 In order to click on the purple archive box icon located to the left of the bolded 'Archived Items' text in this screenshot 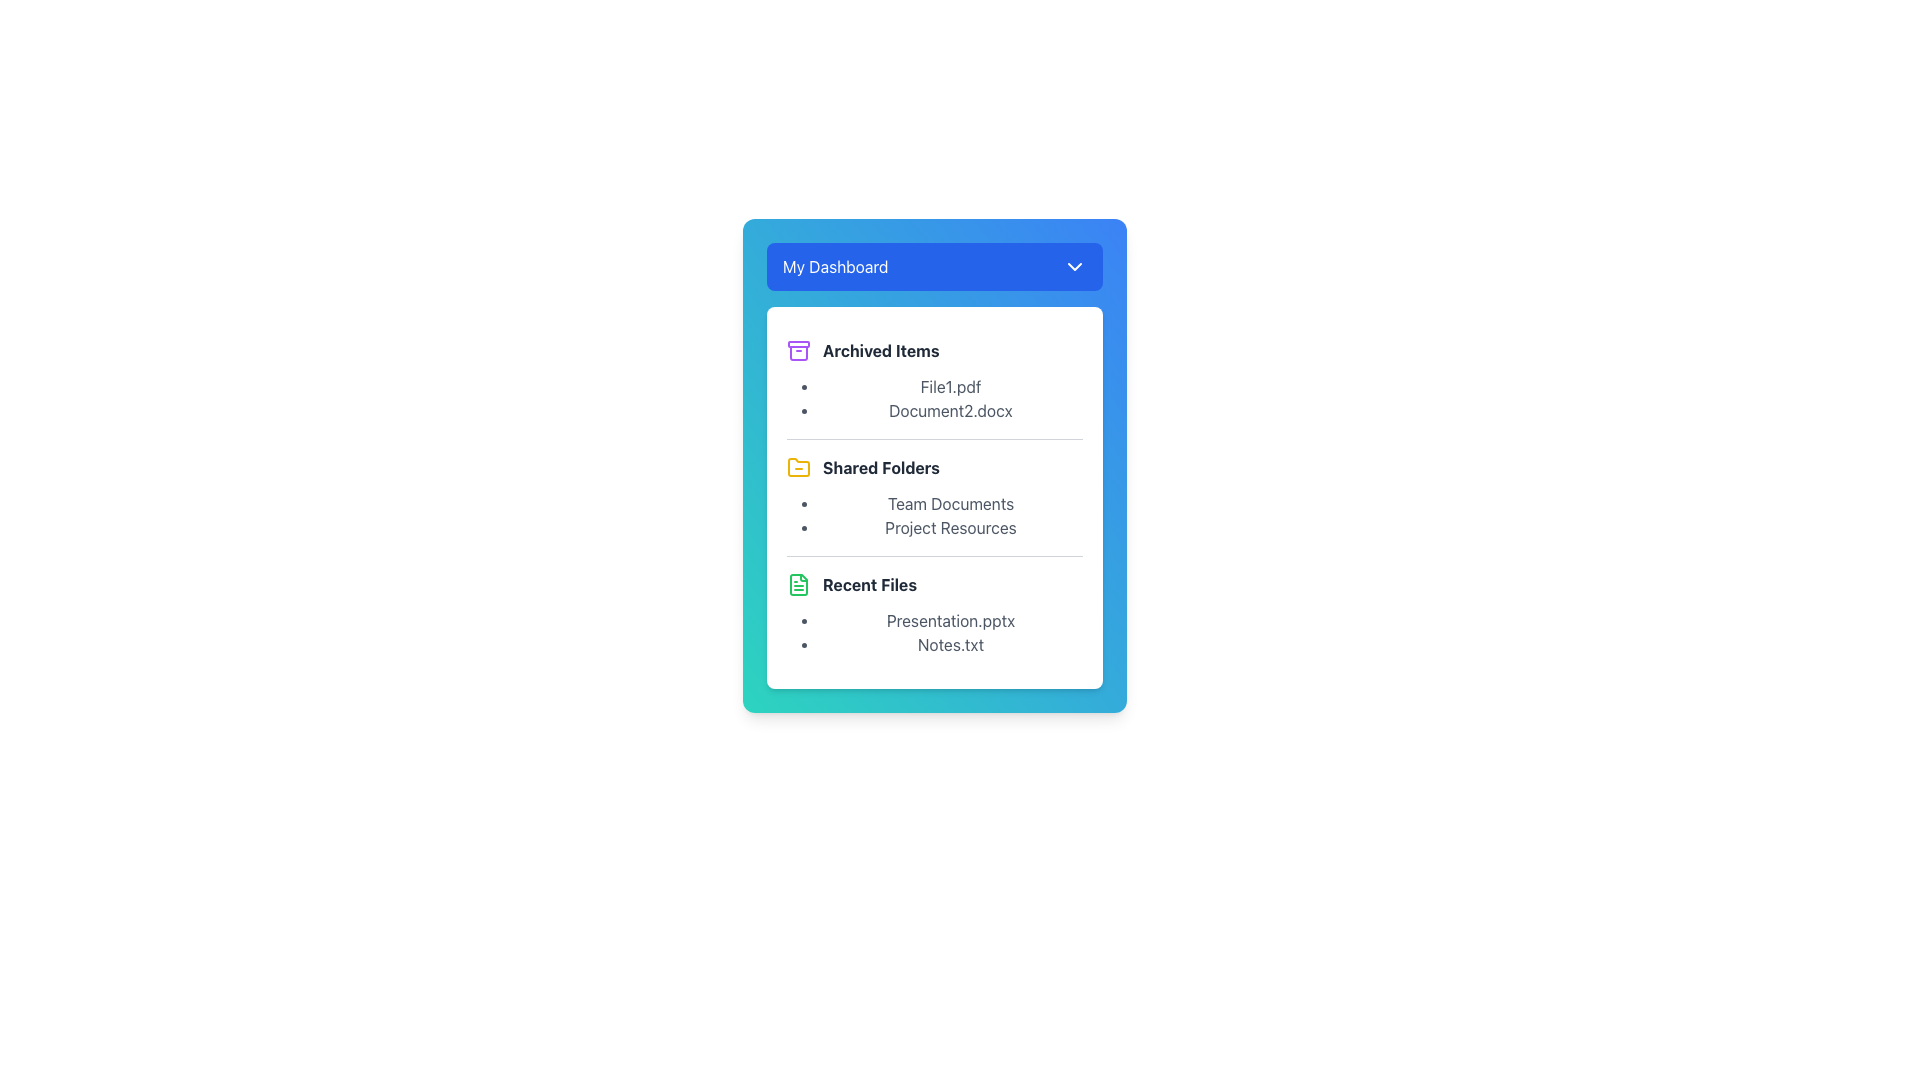, I will do `click(797, 350)`.